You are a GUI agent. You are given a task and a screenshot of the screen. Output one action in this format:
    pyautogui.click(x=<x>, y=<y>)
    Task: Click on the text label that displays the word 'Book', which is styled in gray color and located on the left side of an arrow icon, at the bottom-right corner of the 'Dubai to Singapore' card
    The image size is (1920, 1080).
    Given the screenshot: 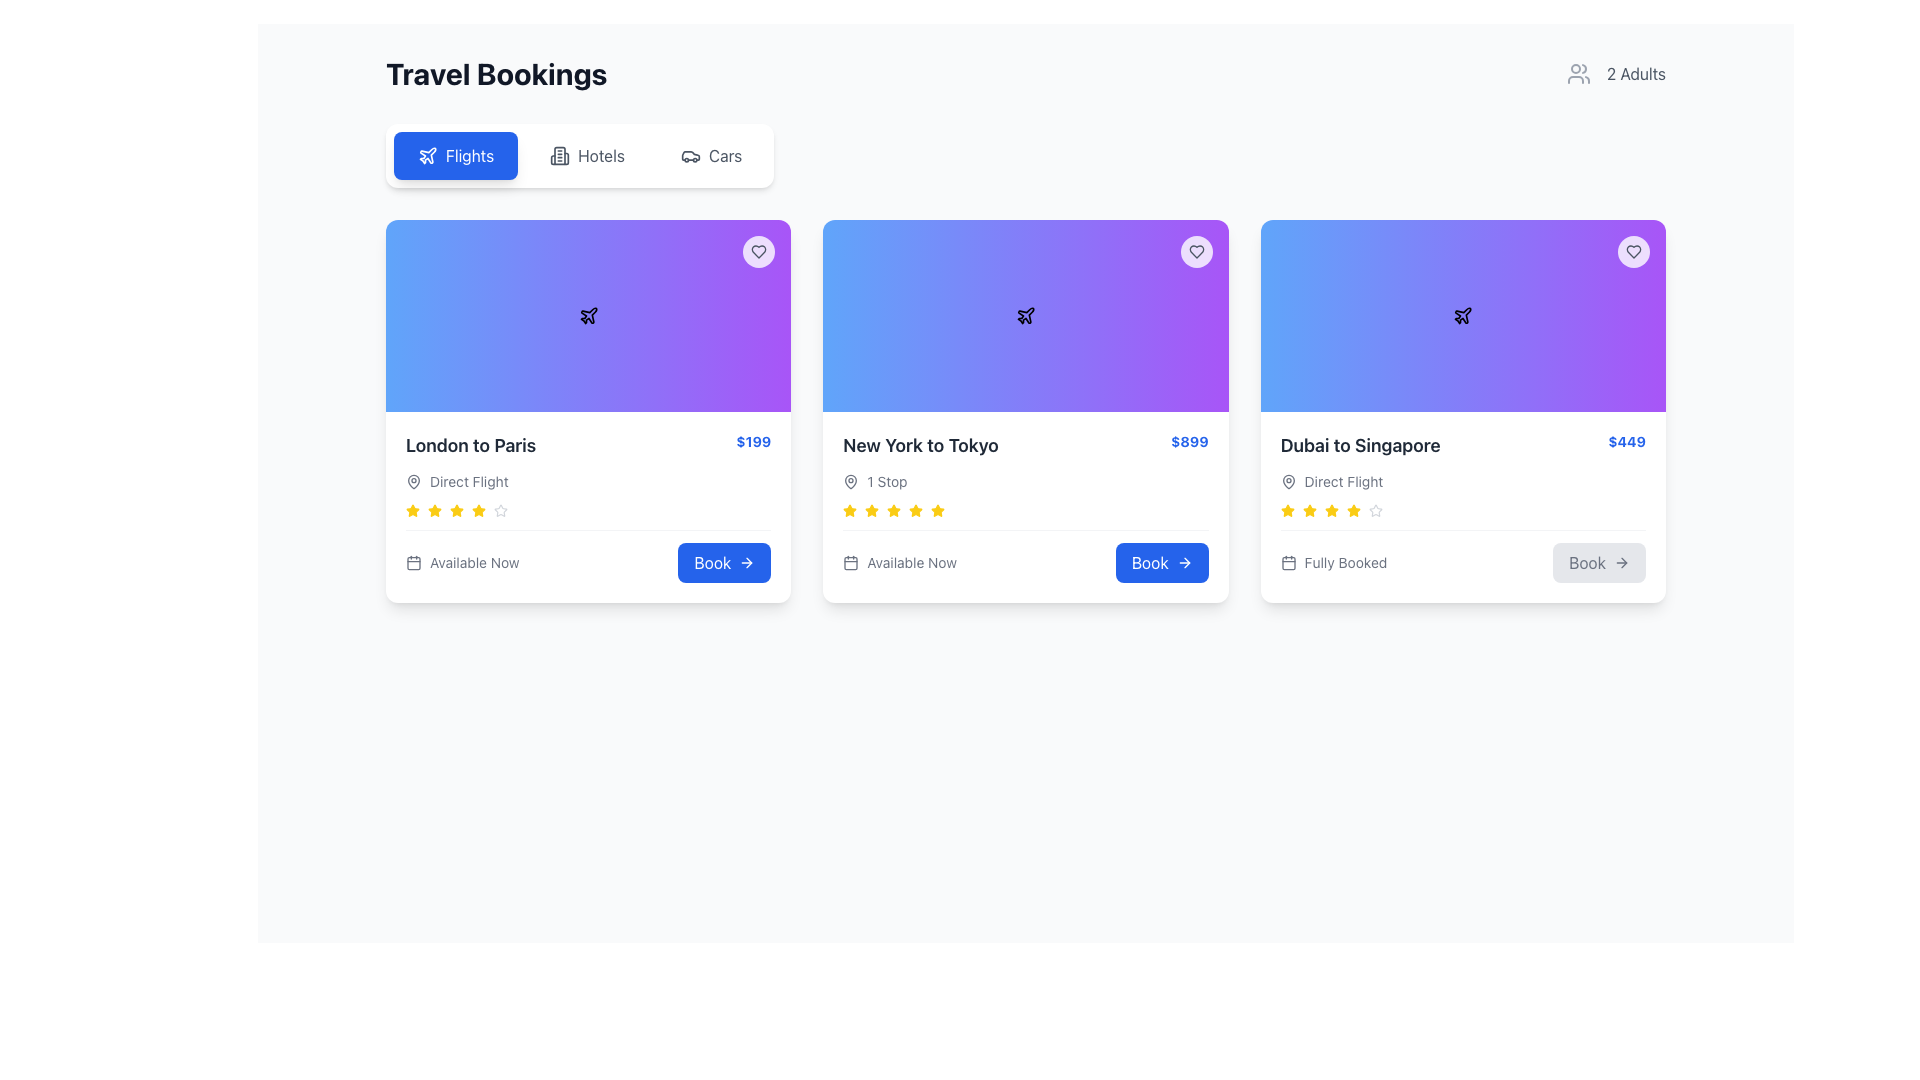 What is the action you would take?
    pyautogui.click(x=1586, y=563)
    